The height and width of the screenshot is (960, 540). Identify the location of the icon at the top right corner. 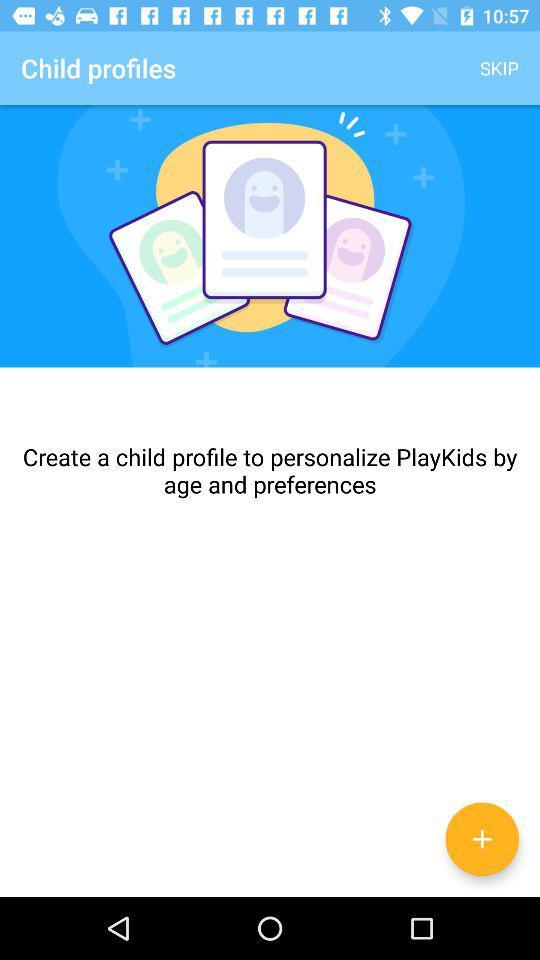
(498, 68).